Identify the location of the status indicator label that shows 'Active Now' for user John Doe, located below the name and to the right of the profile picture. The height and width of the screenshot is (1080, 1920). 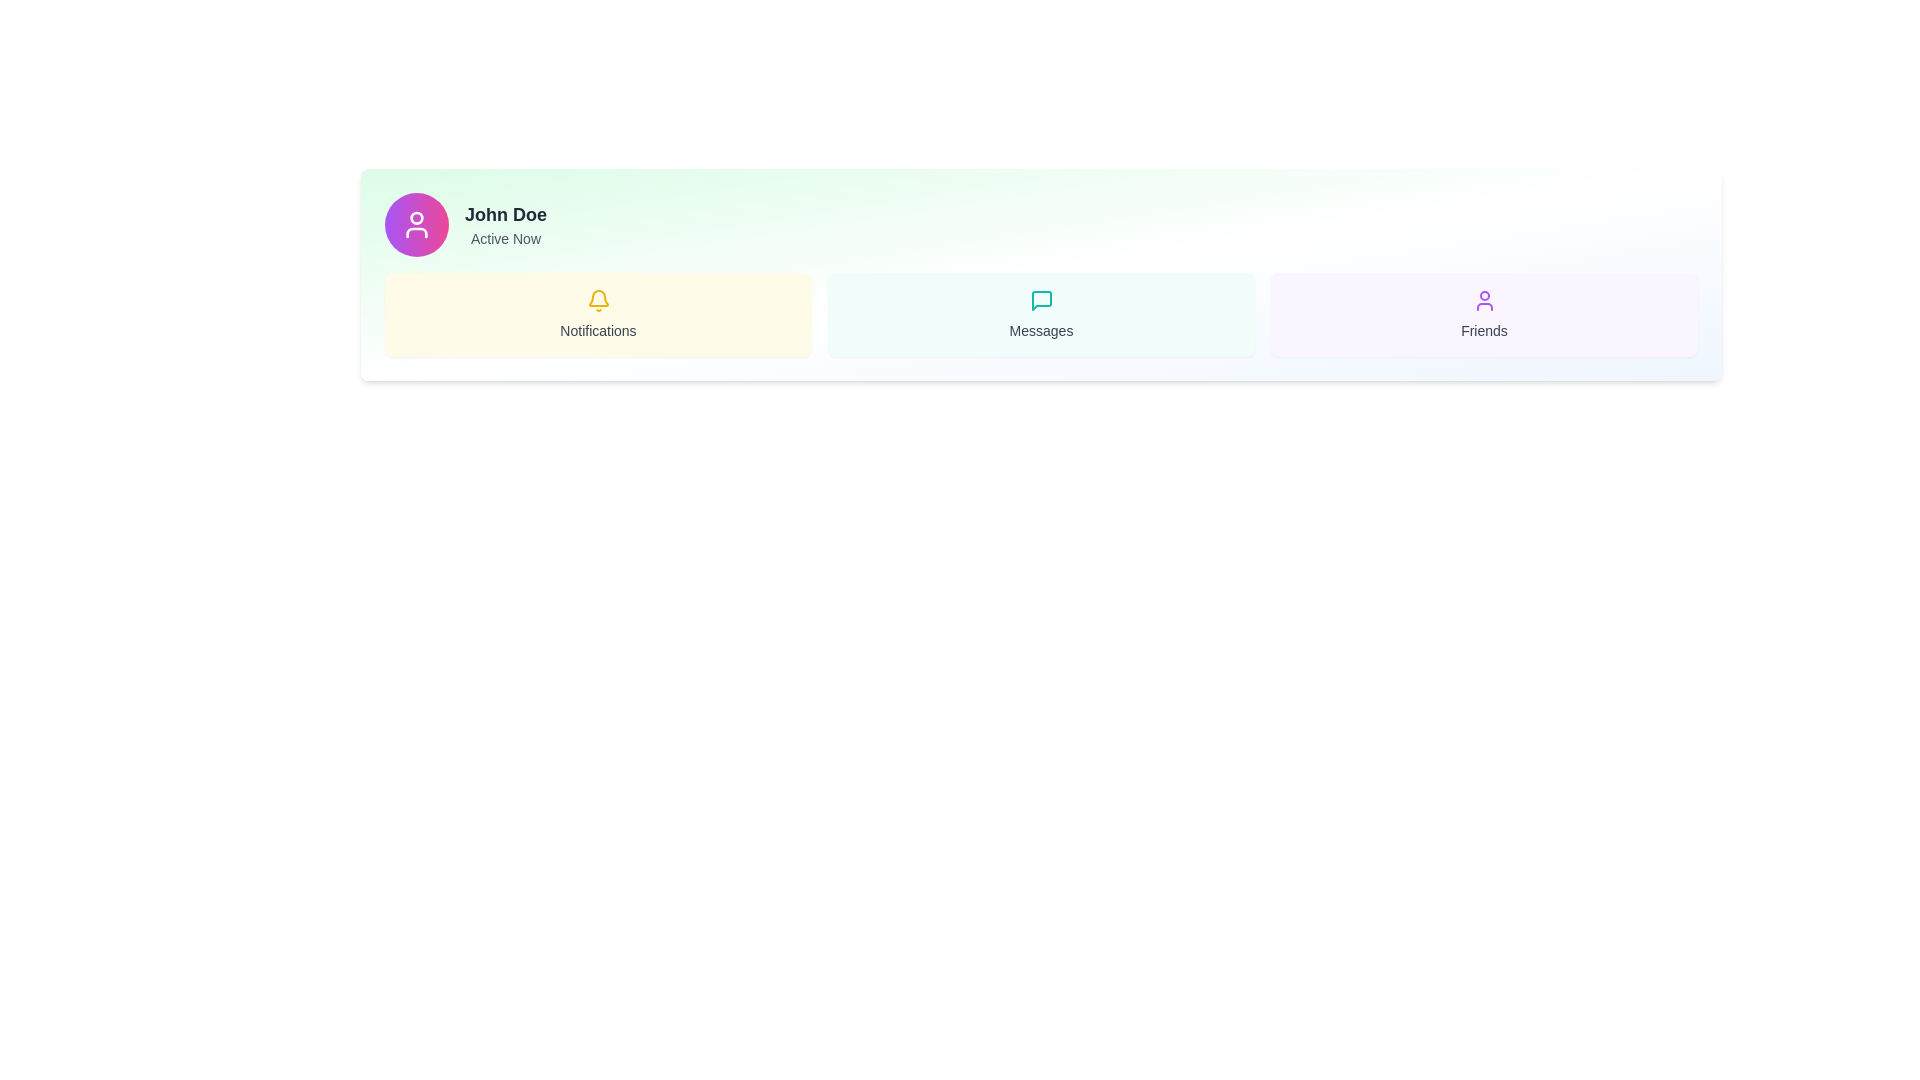
(505, 238).